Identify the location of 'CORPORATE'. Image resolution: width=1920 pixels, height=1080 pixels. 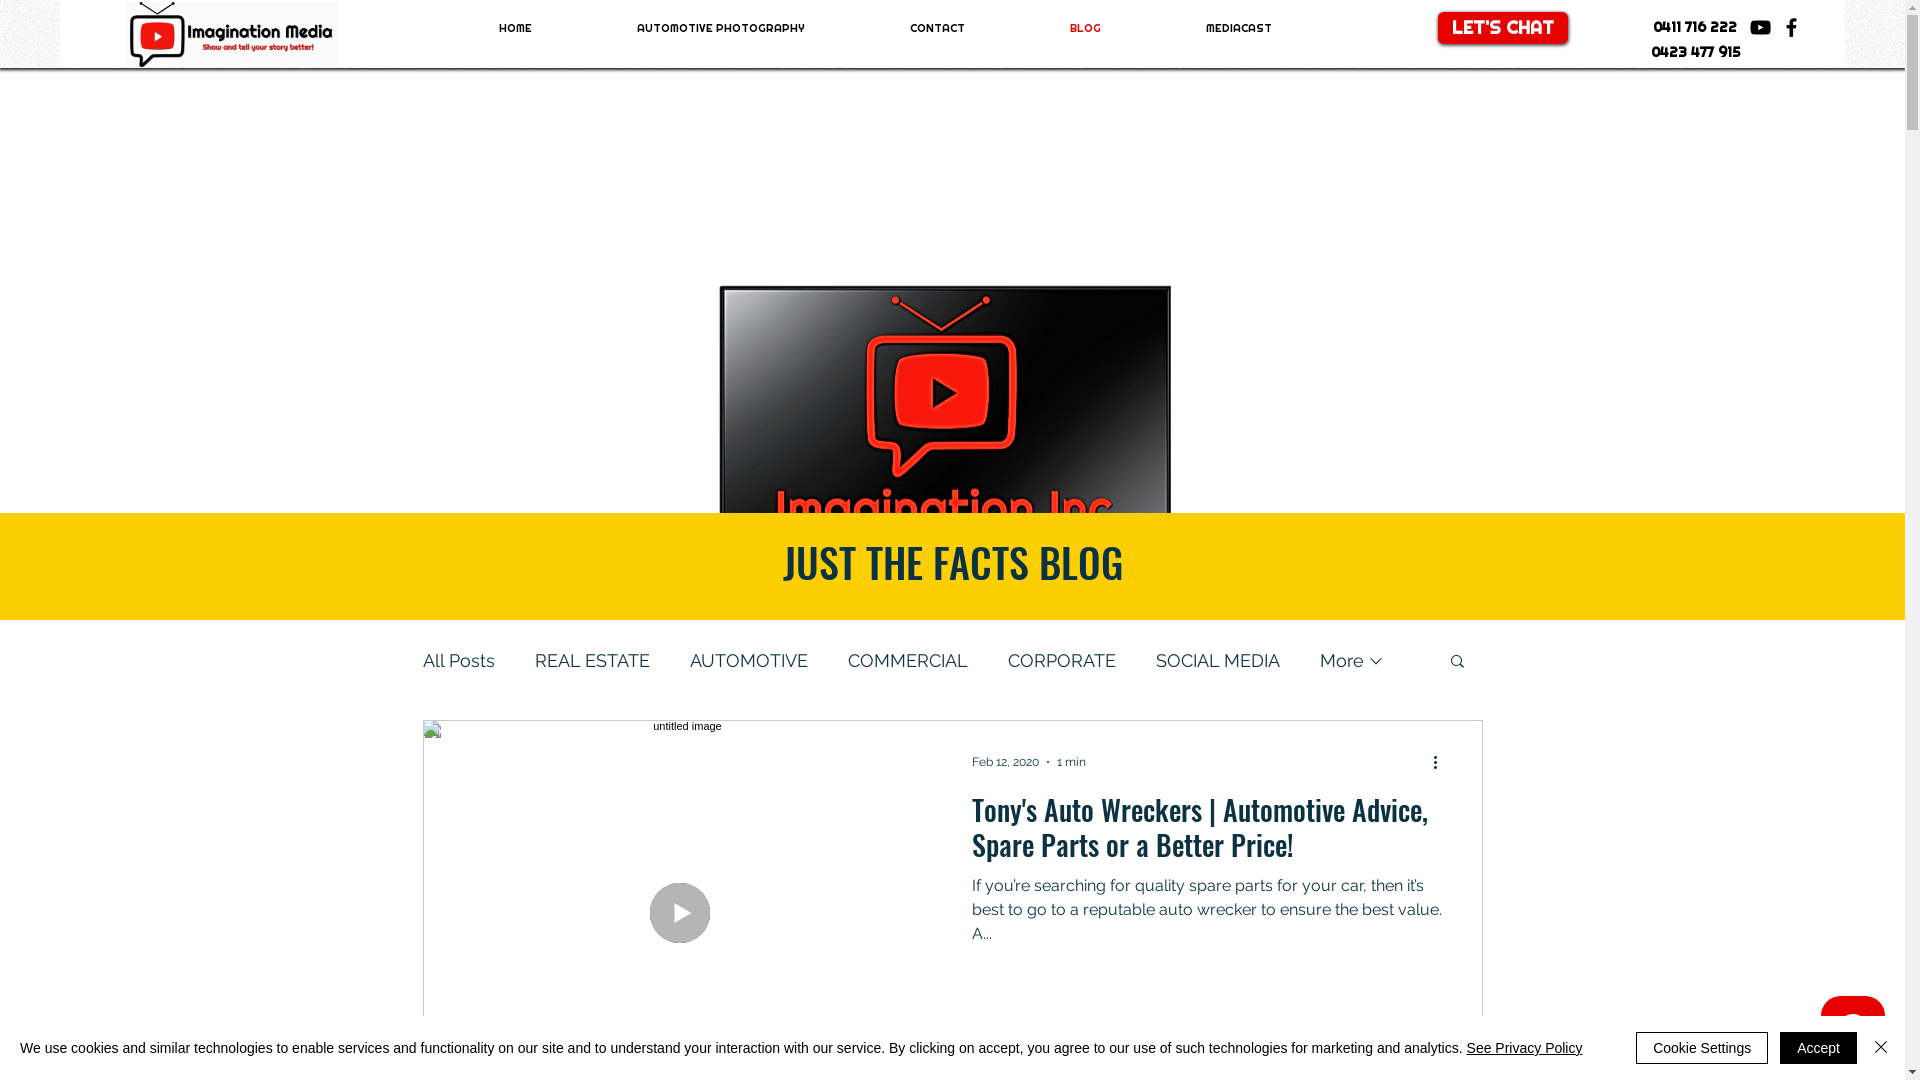
(1060, 660).